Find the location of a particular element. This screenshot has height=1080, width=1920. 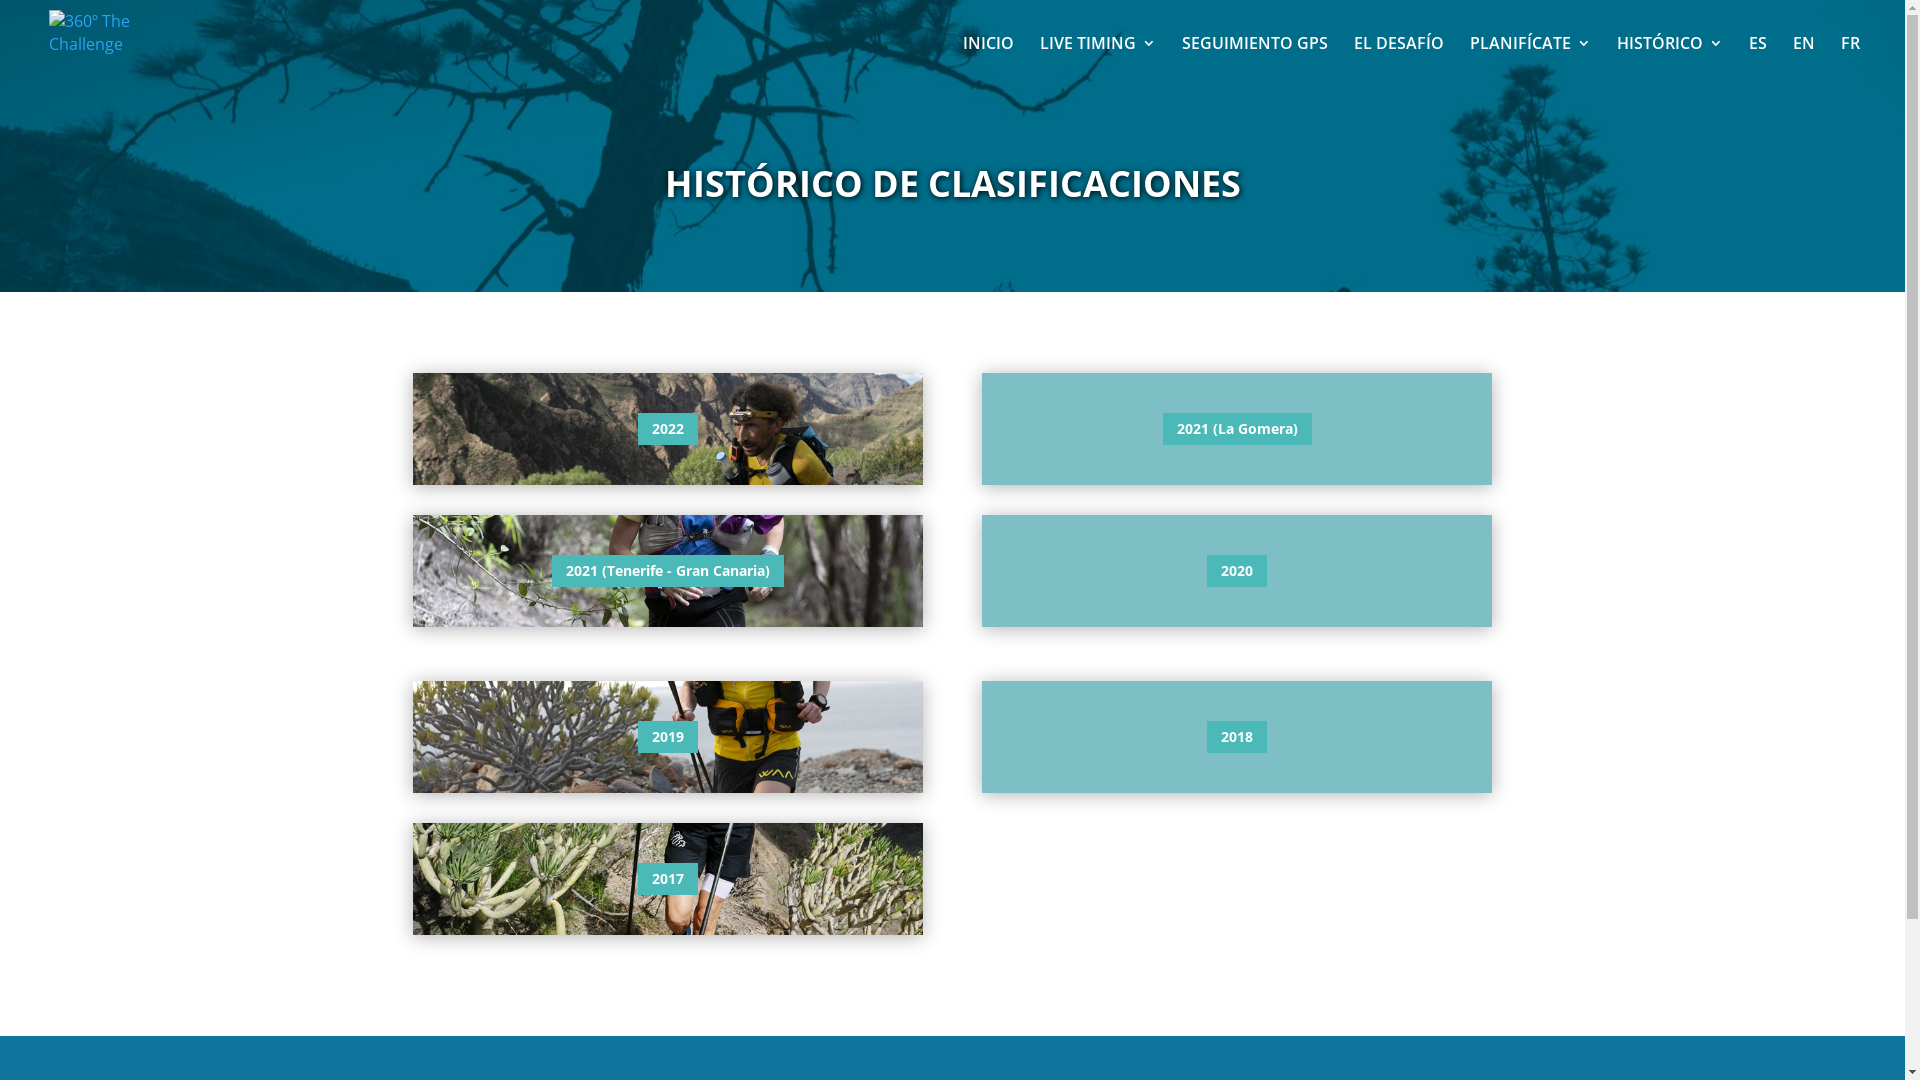

'2019' is located at coordinates (667, 736).